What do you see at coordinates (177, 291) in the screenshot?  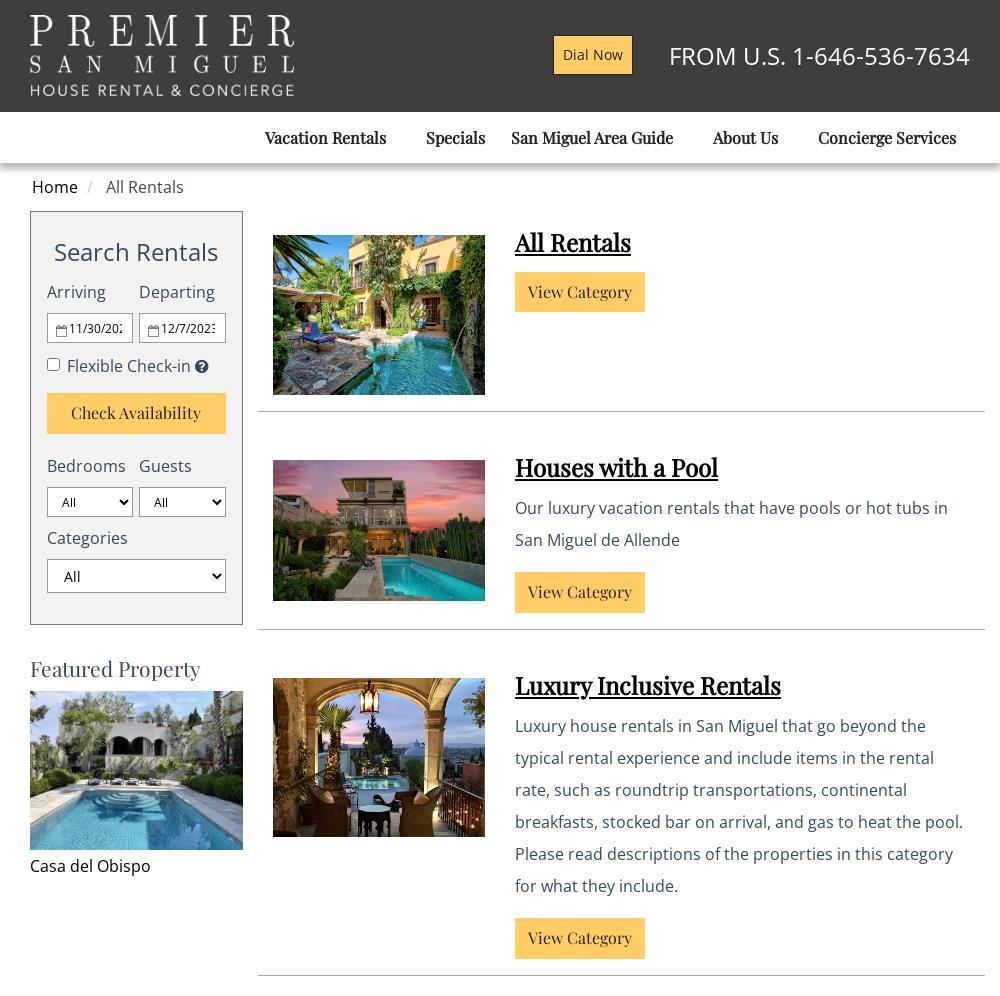 I see `'Departing'` at bounding box center [177, 291].